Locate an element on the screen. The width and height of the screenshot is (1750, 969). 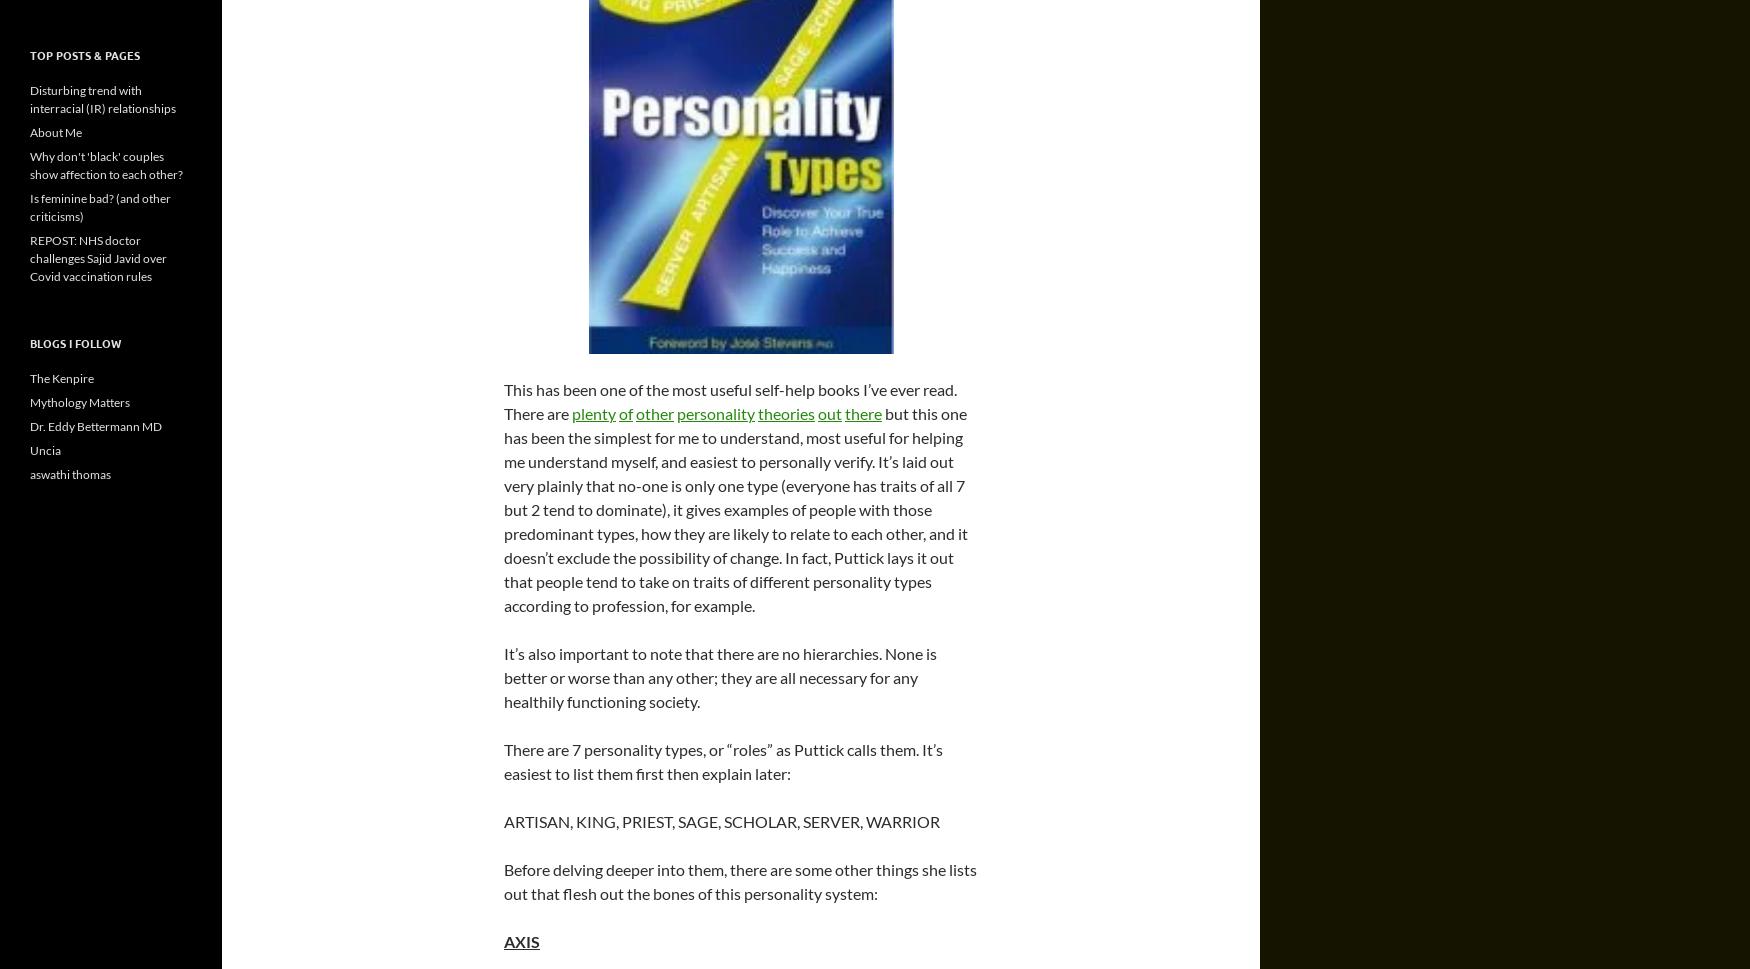
'but this one has been the simplest for me to understand, most useful for helping me understand myself, and easiest to personally verify. It’s laid out very plainly that no-one is only one type (everyone has traits of all 7 but 2 tend to dominate), it gives examples of people with those predominant types, how they are likely to relate to each other, and it doesn’t exclude the possibility of change. In fact, Puttick lays it out that people tend to take on traits of different personality types according to profession, for example.' is located at coordinates (736, 508).